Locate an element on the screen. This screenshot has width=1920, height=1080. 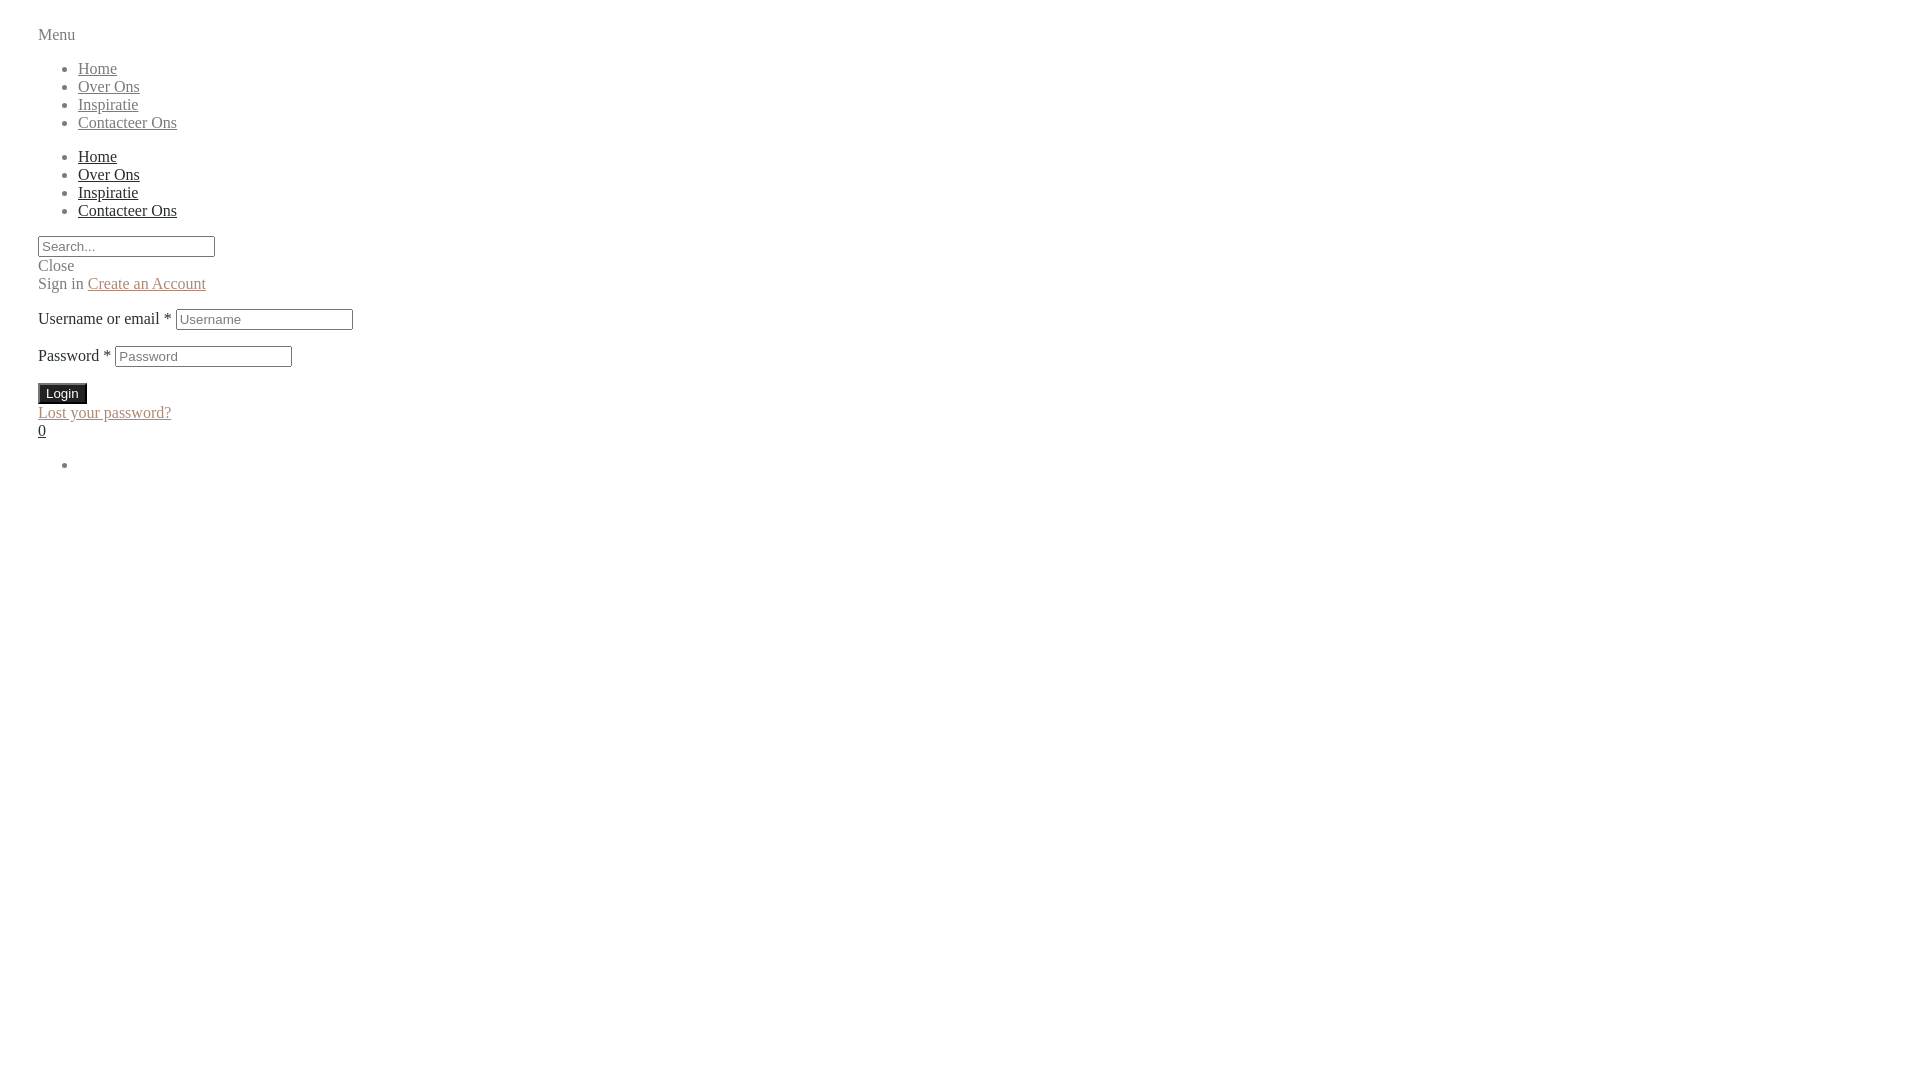
'Search' is located at coordinates (125, 245).